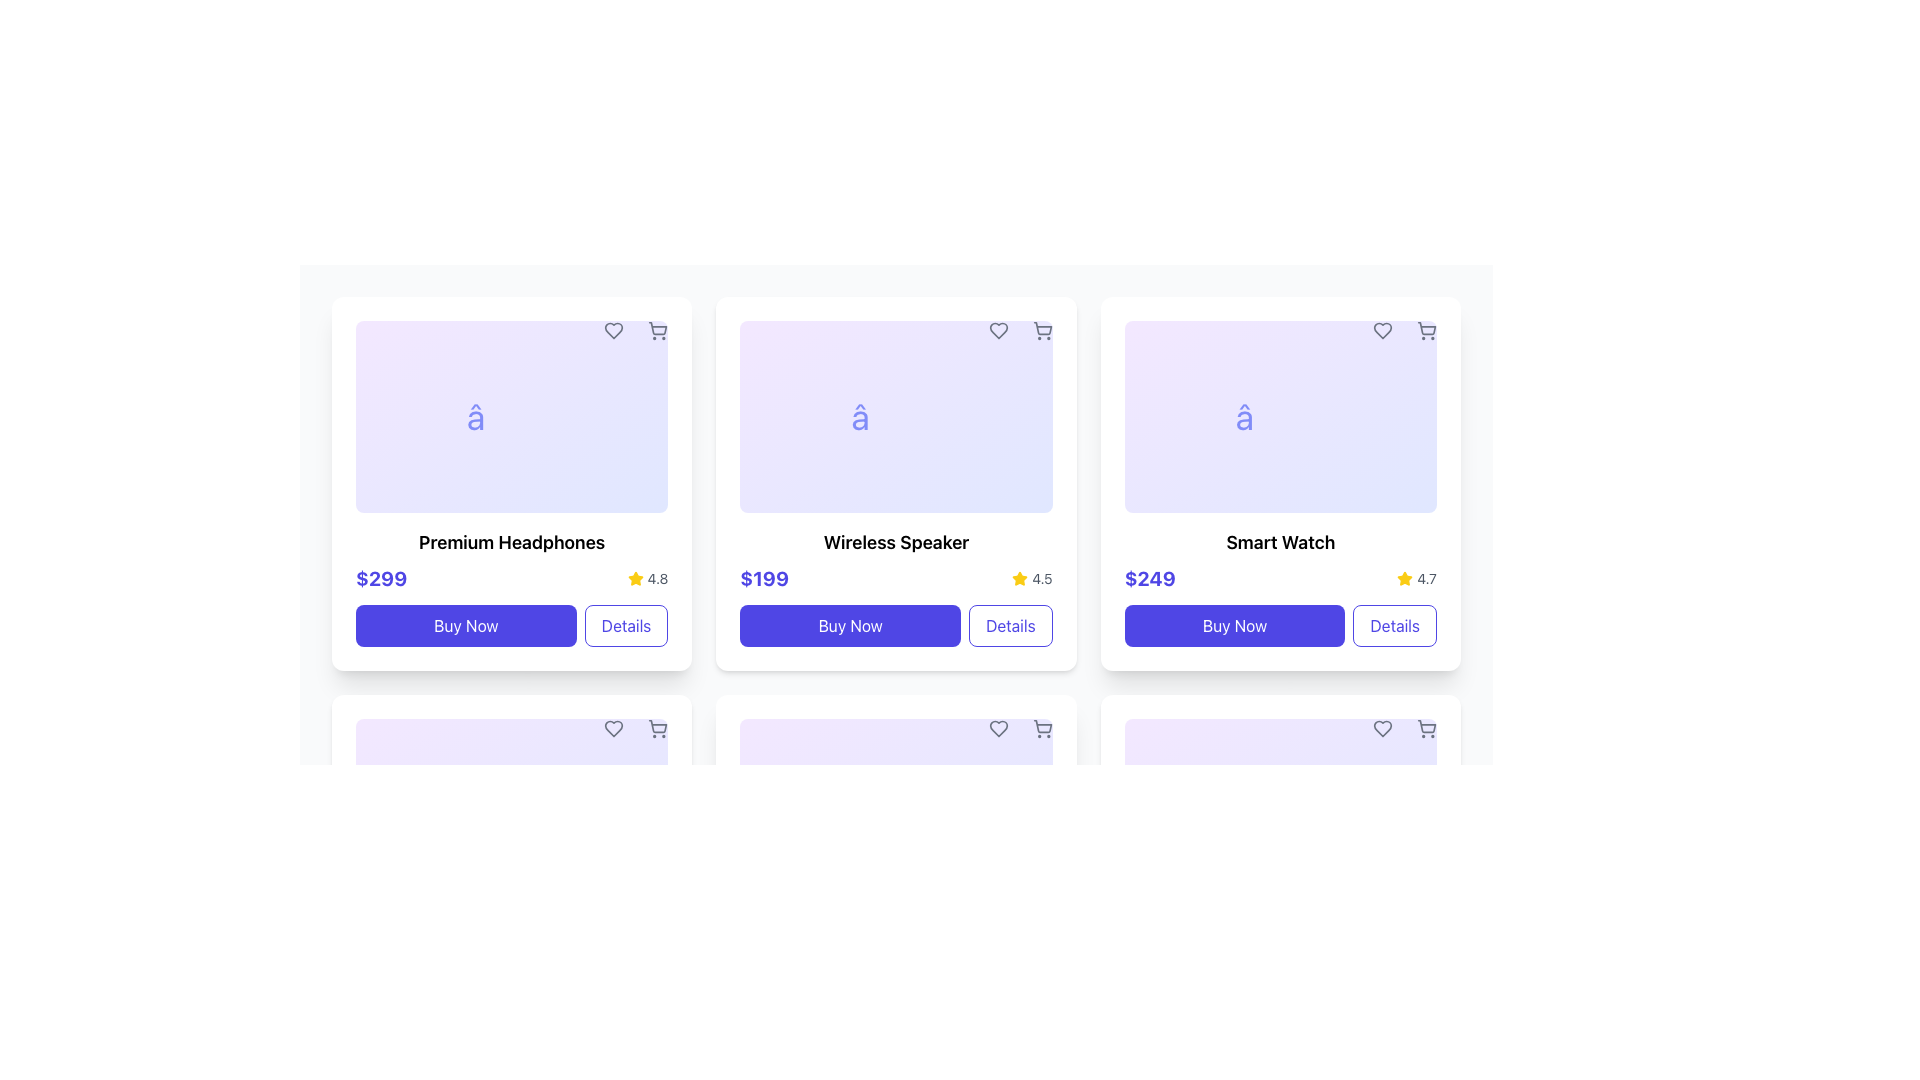  What do you see at coordinates (1381, 330) in the screenshot?
I see `the heart icon located in the top-right corner of the 'Smart Watch' card to favorite the associated item` at bounding box center [1381, 330].